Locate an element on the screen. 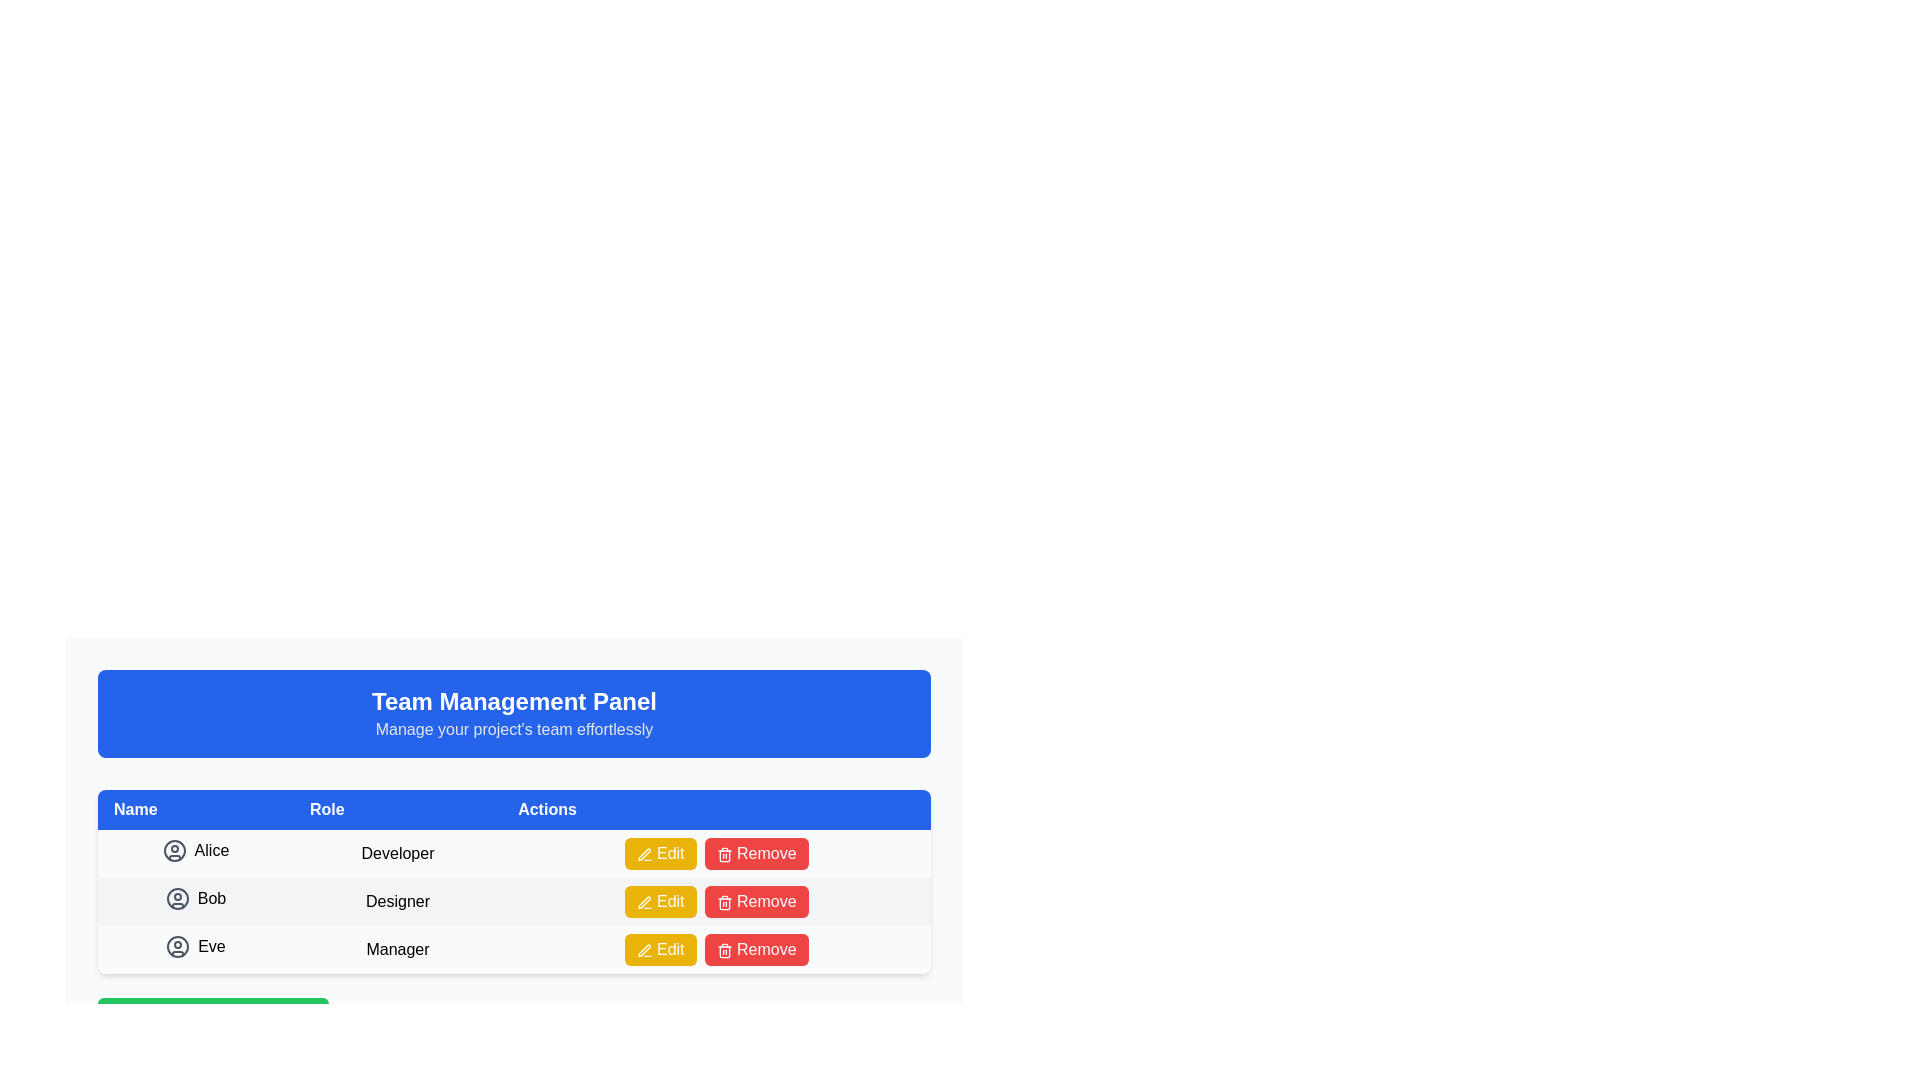 This screenshot has height=1080, width=1920. the Header panel with text that contains 'Team Management Panel' and 'Manage your project's team effortlessly' is located at coordinates (514, 712).